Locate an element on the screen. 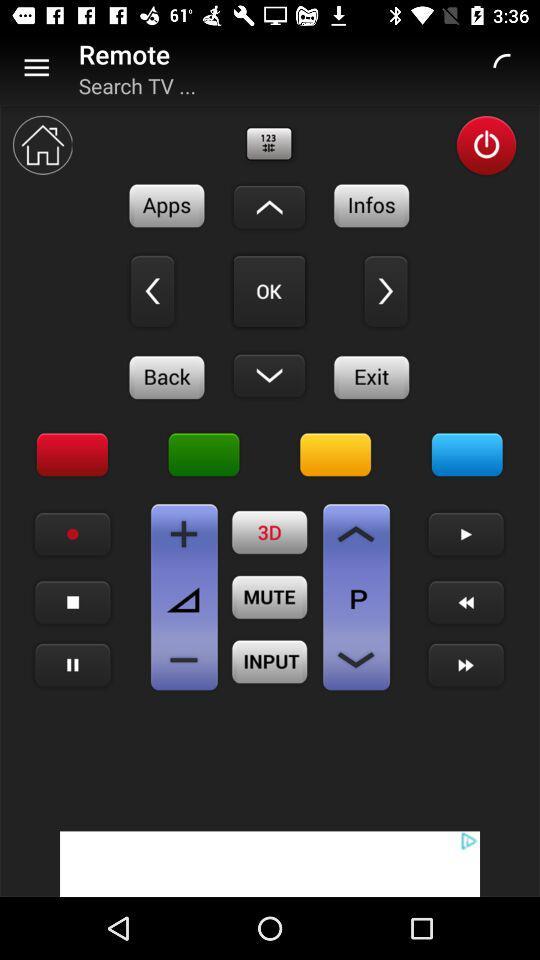 Image resolution: width=540 pixels, height=960 pixels. next arrow option is located at coordinates (466, 533).